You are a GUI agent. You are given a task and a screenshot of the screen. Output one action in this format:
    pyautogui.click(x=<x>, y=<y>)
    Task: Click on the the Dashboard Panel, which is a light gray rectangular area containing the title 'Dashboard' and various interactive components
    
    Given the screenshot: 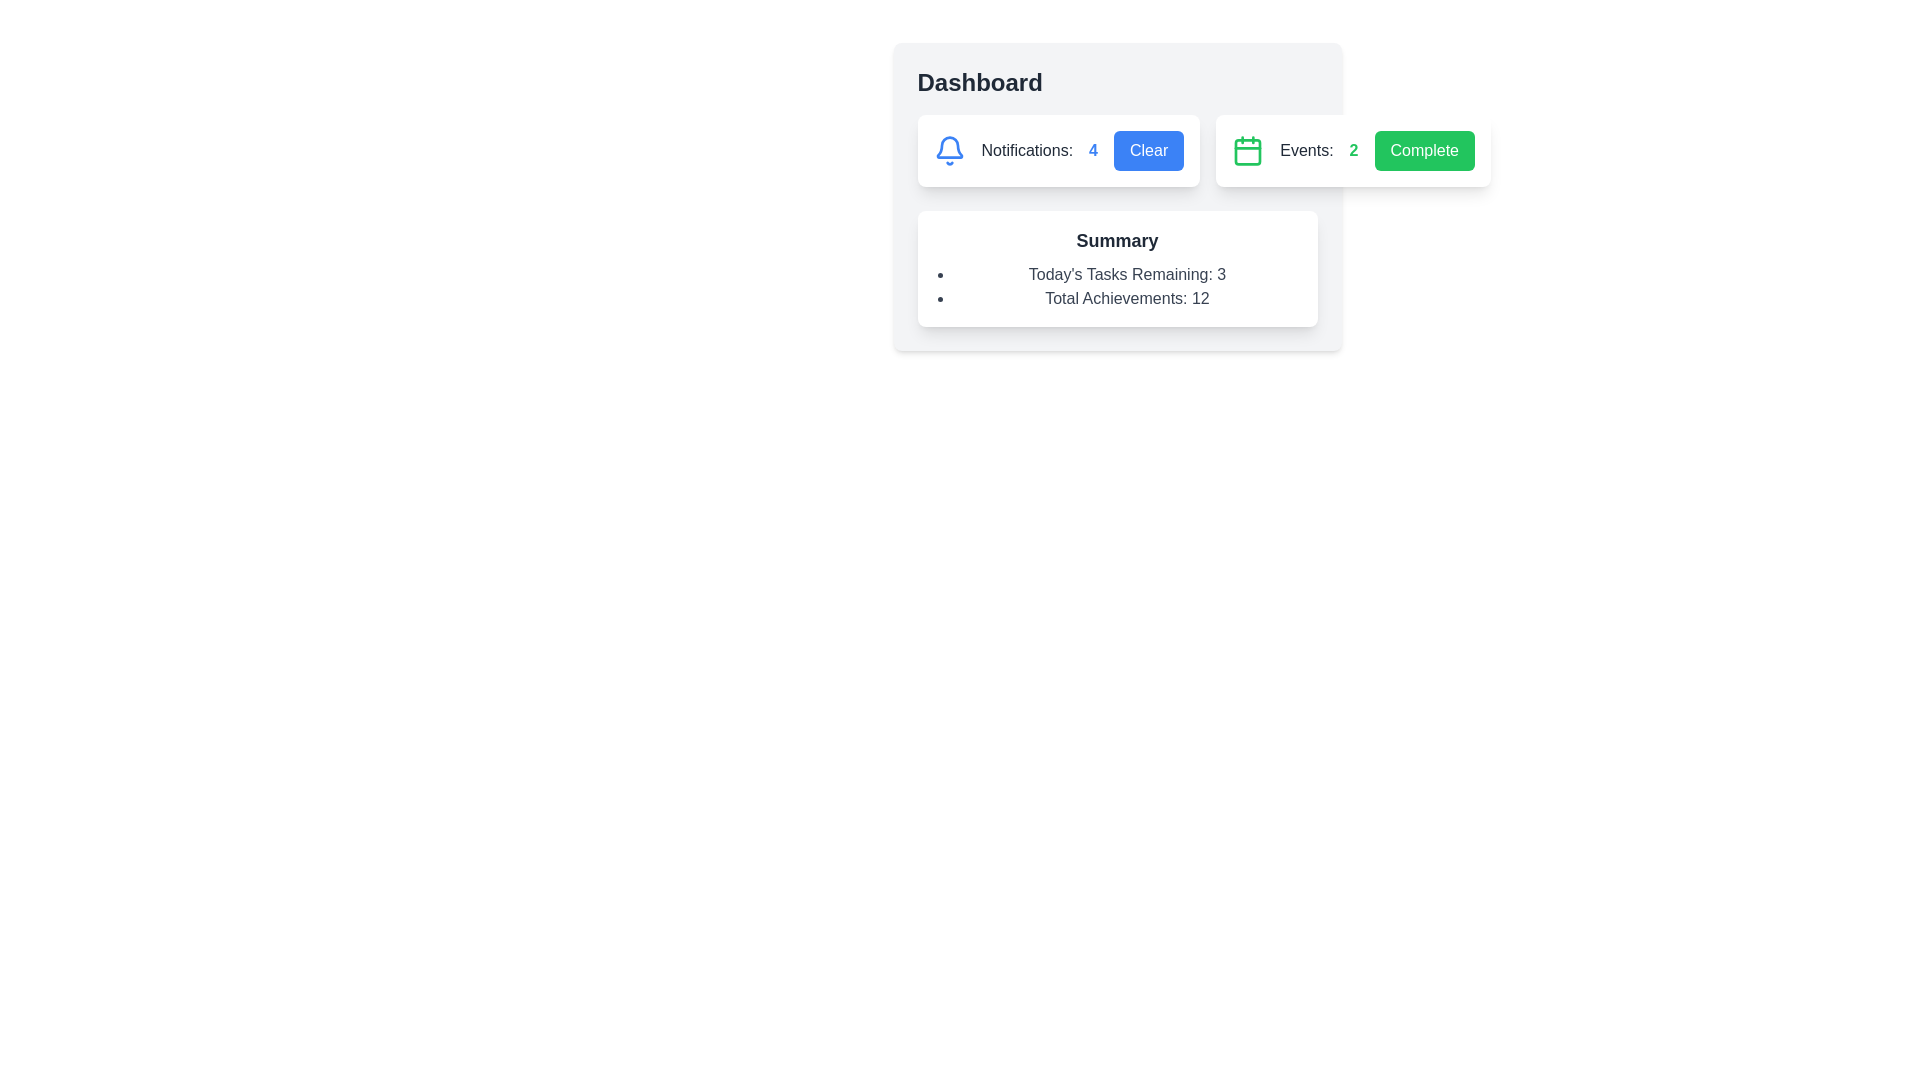 What is the action you would take?
    pyautogui.click(x=1116, y=196)
    